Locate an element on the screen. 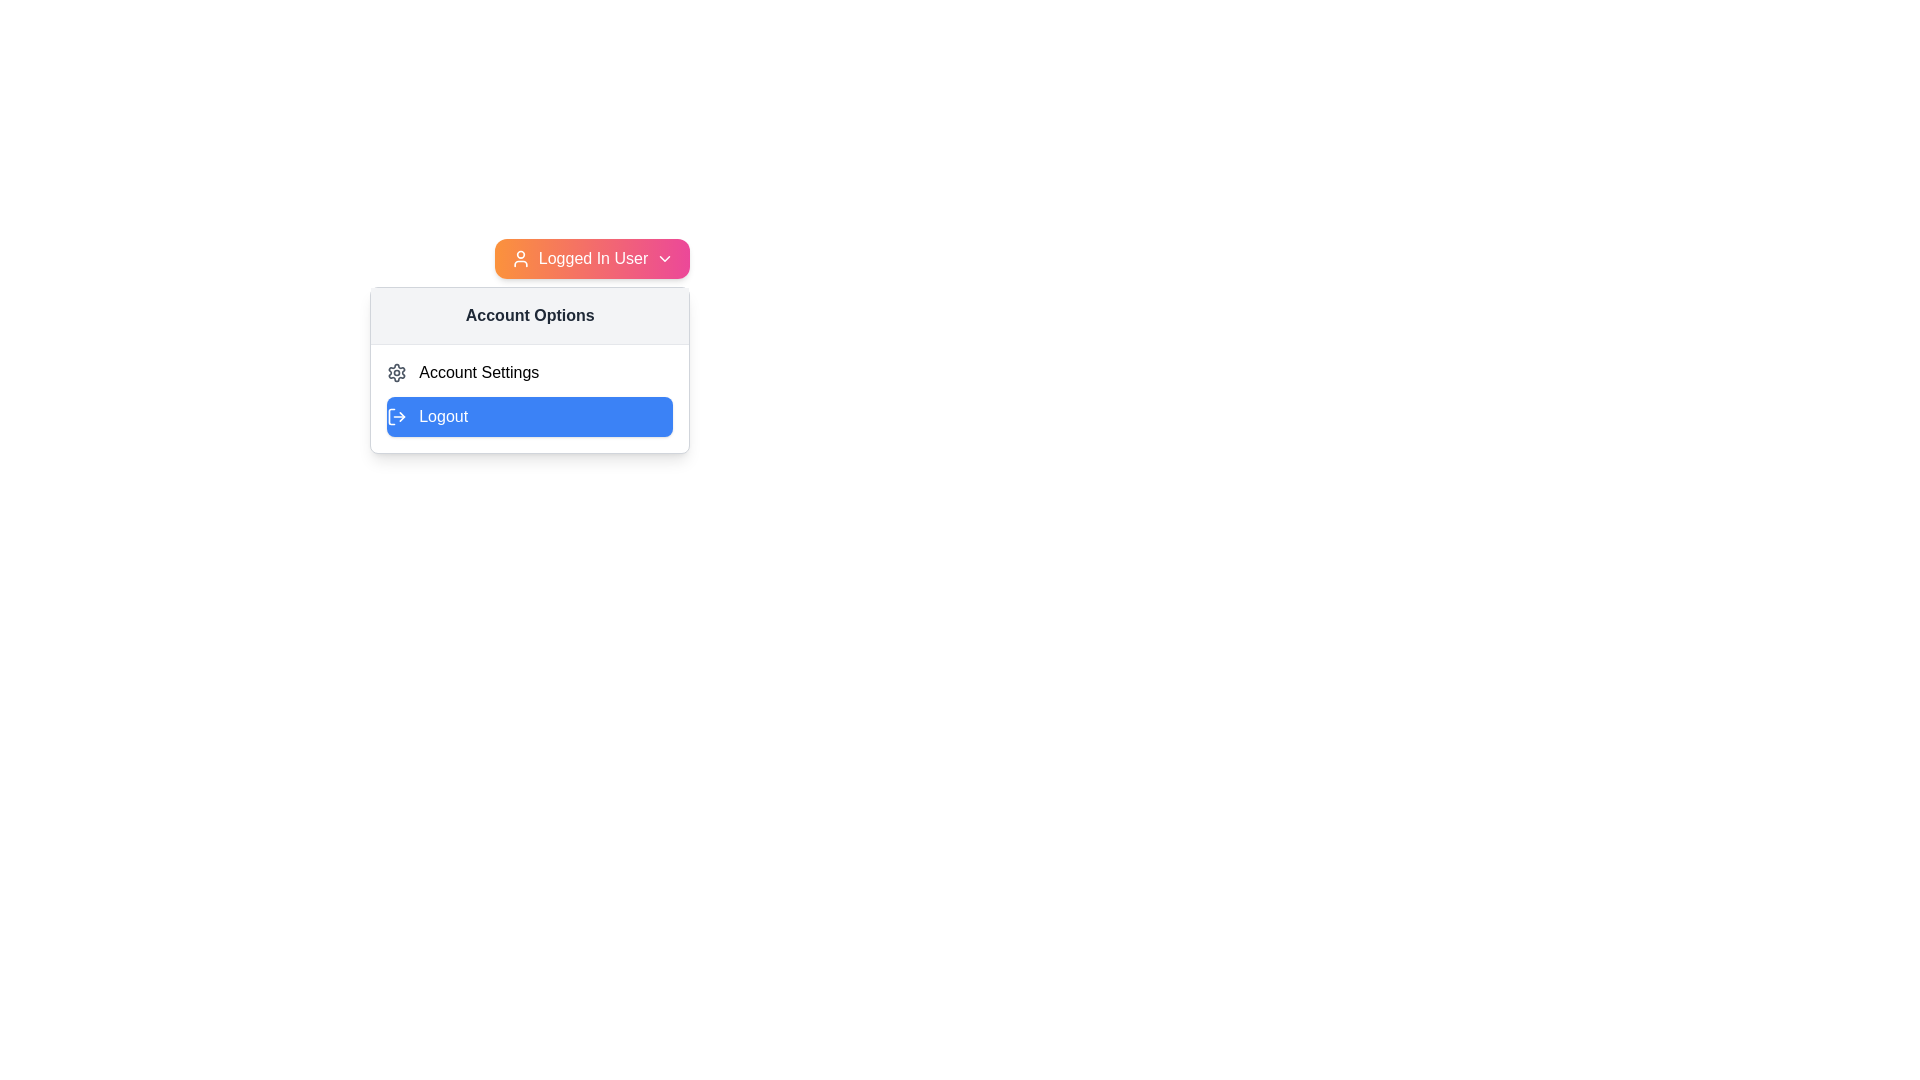 Image resolution: width=1920 pixels, height=1080 pixels. the 'Logout' button, which is styled as a blue button with white text and rounded corners, located below the 'Account Settings' label in the 'Account Options' section is located at coordinates (530, 398).